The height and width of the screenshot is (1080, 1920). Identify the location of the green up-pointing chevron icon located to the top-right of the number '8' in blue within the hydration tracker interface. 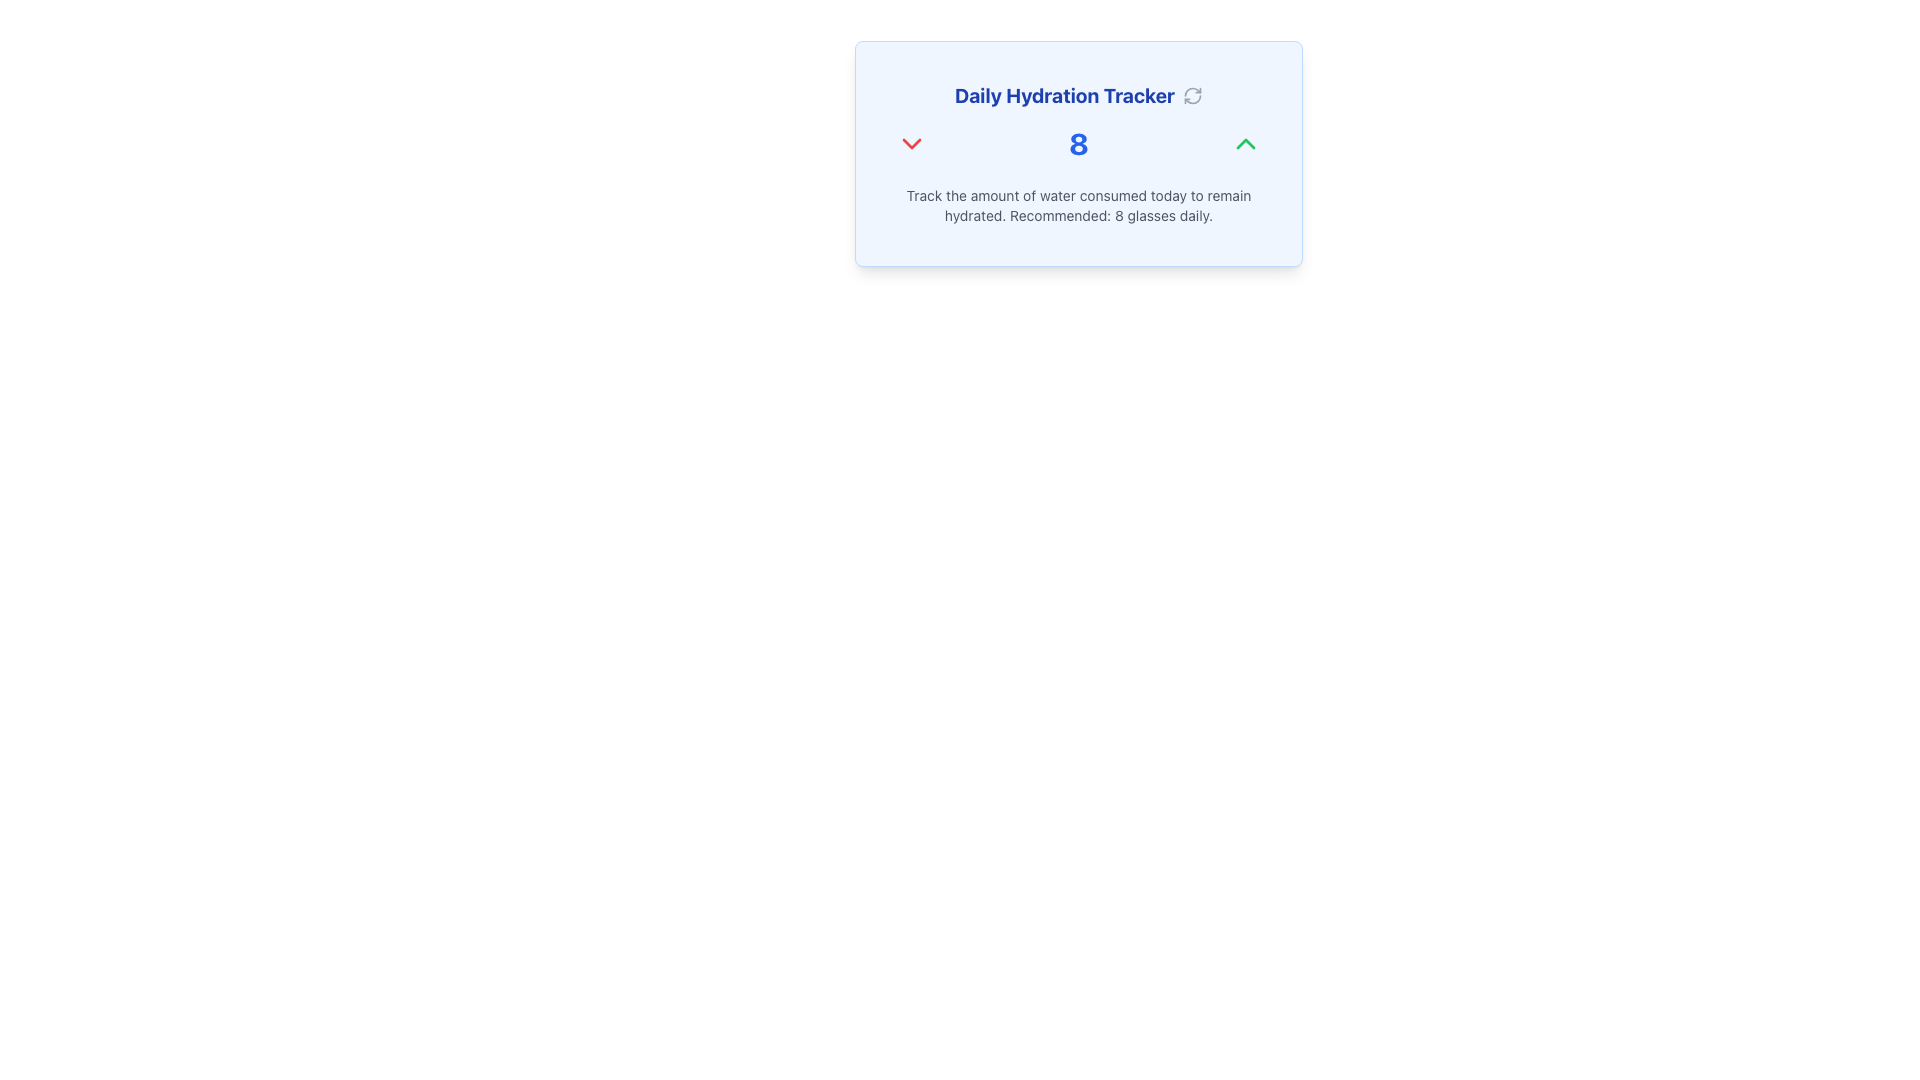
(1245, 142).